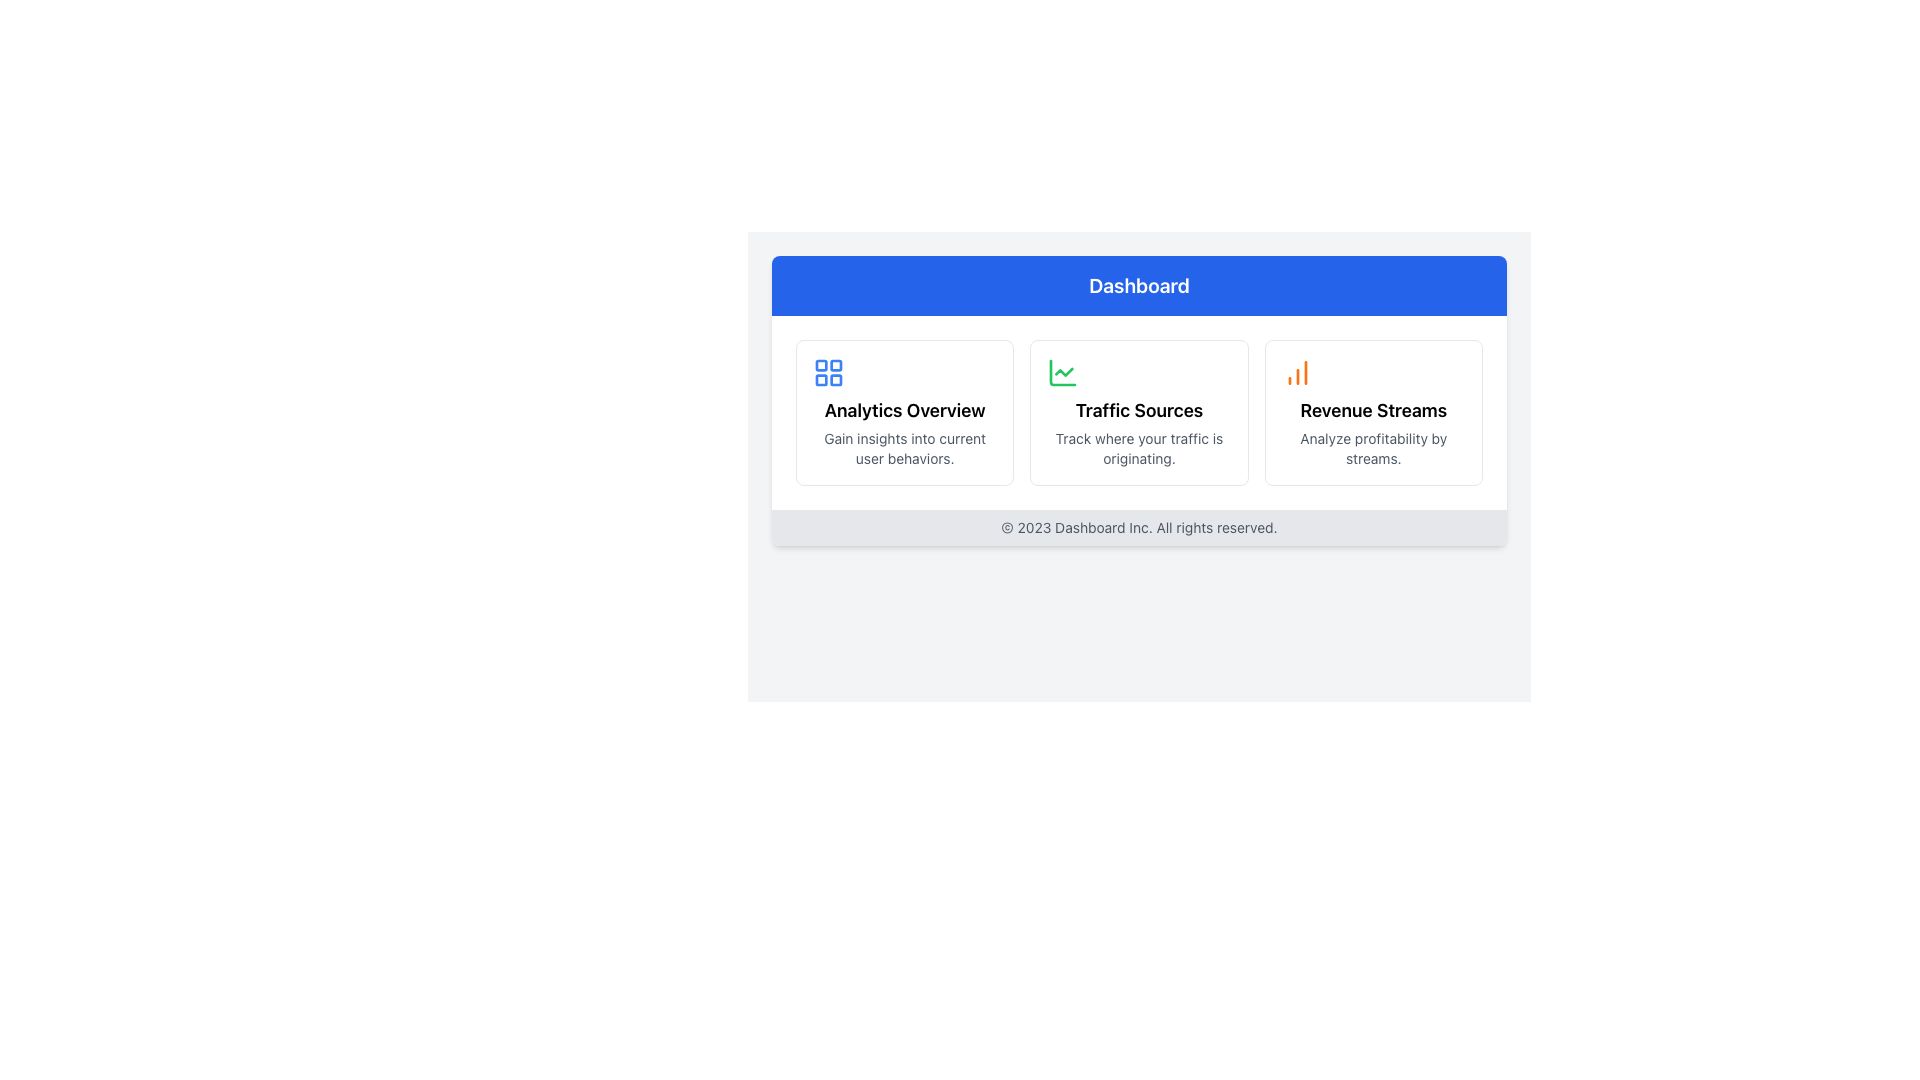  What do you see at coordinates (1372, 447) in the screenshot?
I see `text label saying 'Analyze profitability by streams.' located in the card under the 'Revenue Streams' heading` at bounding box center [1372, 447].